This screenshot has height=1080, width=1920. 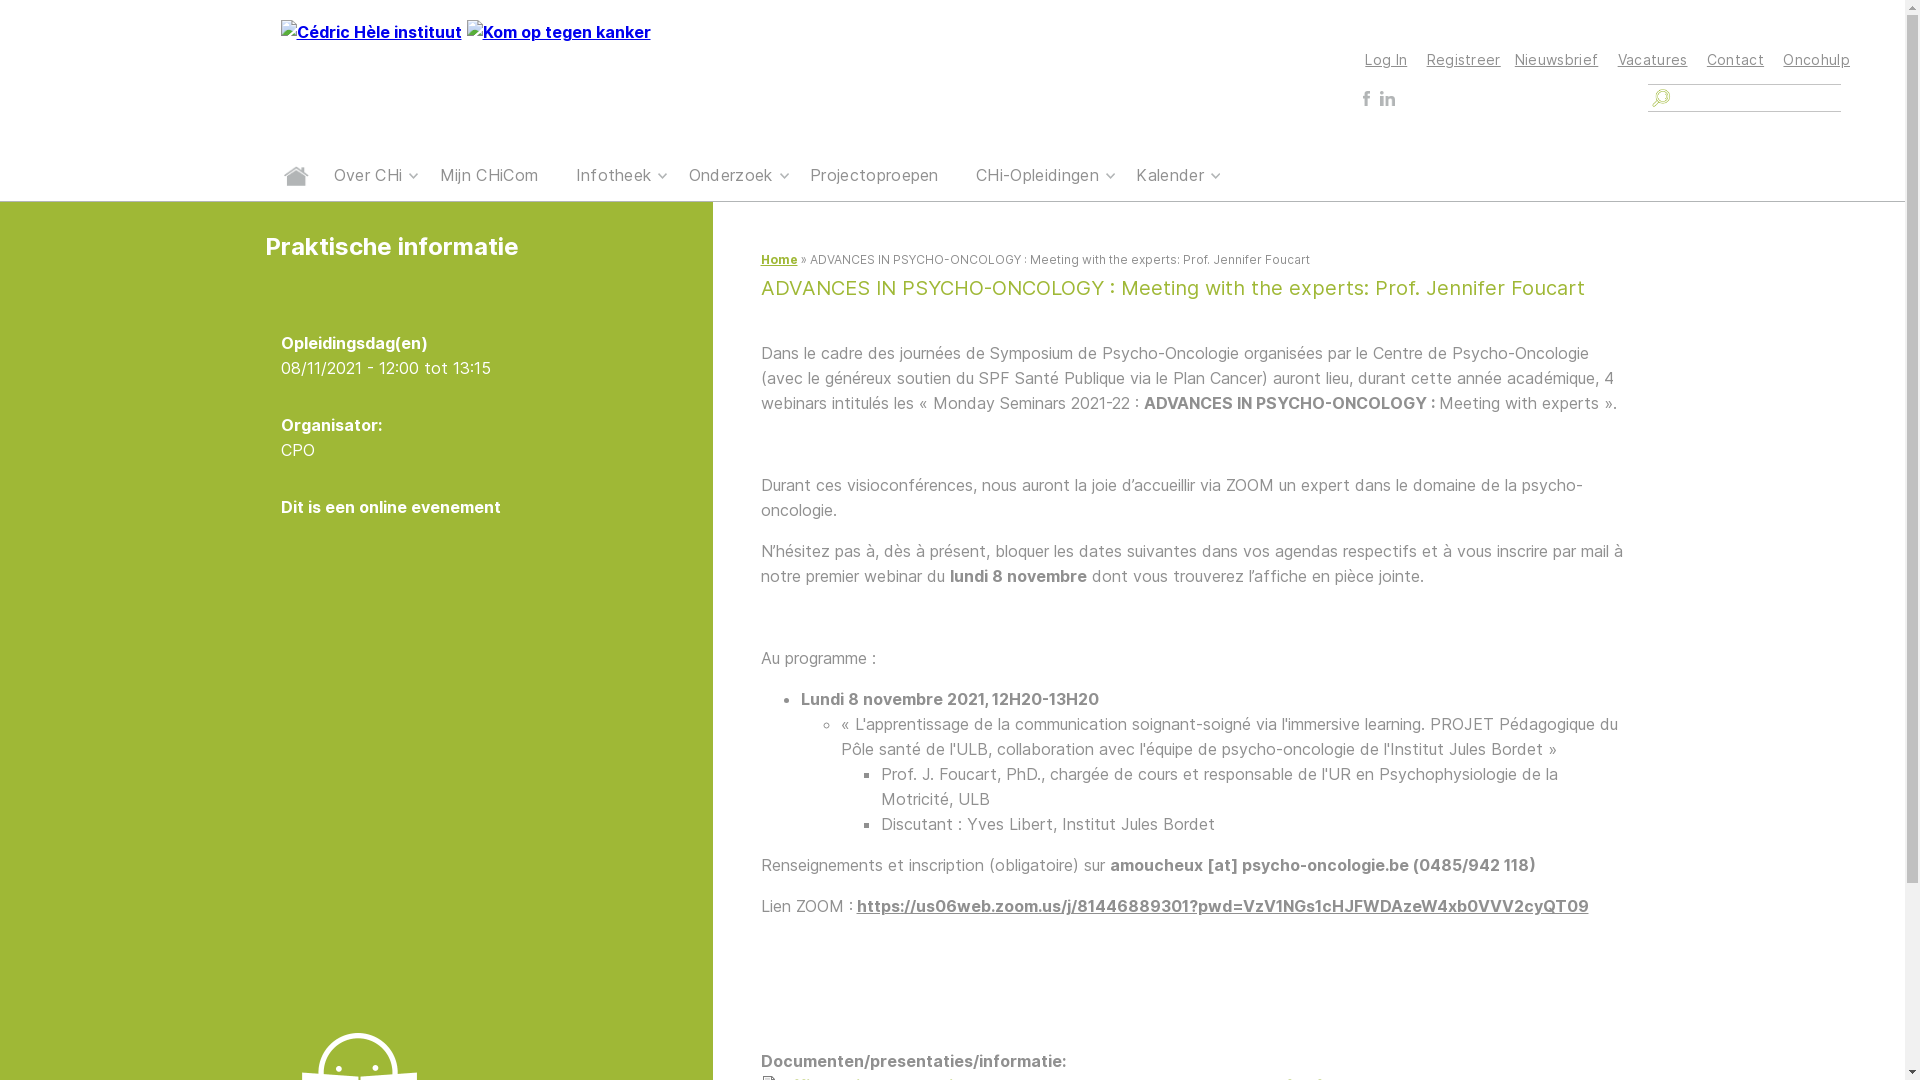 What do you see at coordinates (1170, 174) in the screenshot?
I see `'Kalender'` at bounding box center [1170, 174].